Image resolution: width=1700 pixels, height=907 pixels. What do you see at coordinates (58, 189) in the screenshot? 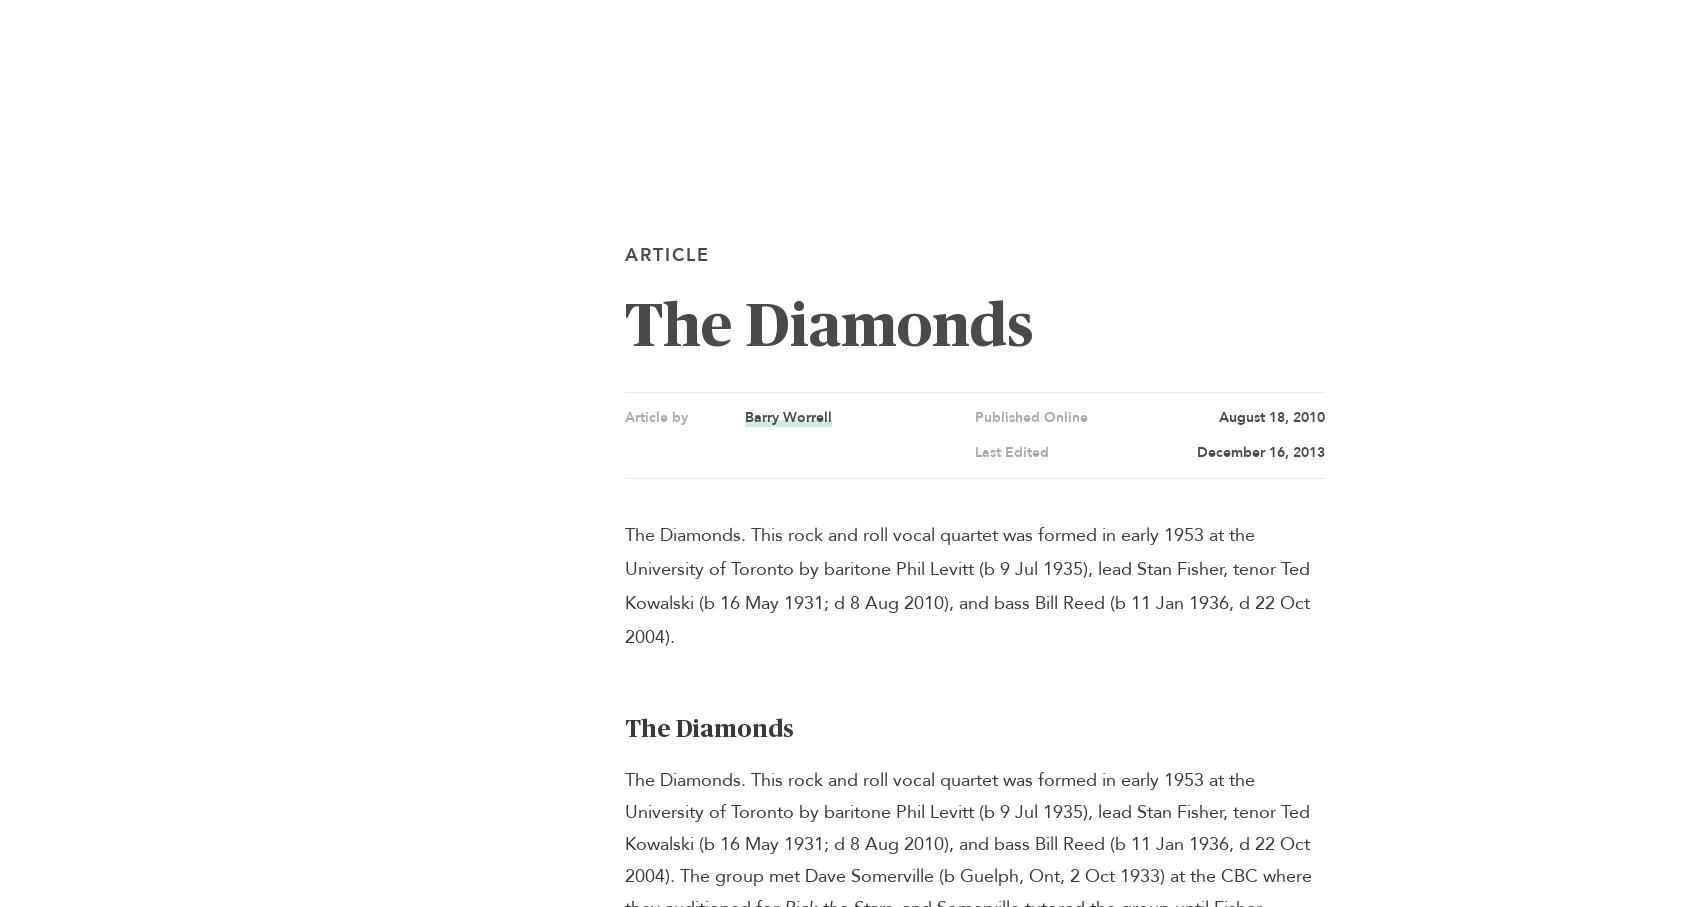
I see `'Resources'` at bounding box center [58, 189].